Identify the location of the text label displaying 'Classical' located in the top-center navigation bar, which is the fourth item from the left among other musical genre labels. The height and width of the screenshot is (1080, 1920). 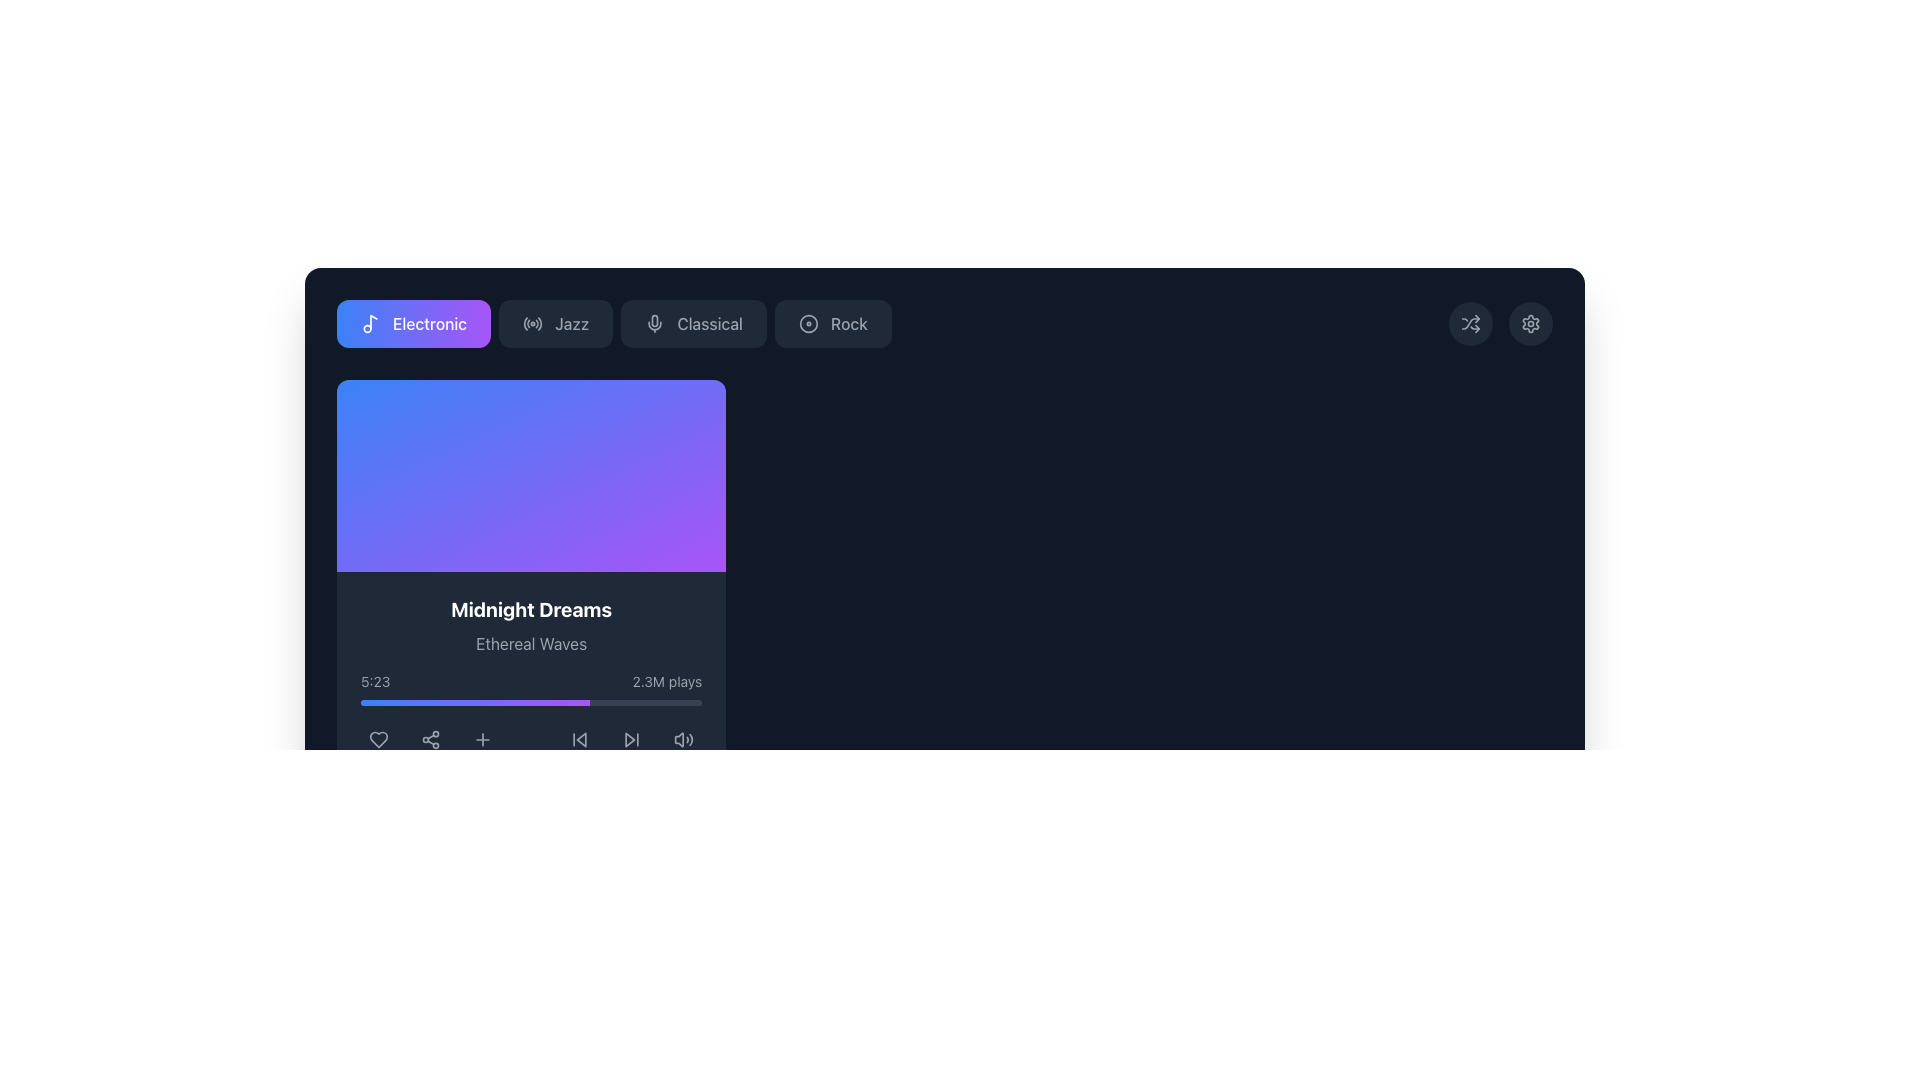
(710, 323).